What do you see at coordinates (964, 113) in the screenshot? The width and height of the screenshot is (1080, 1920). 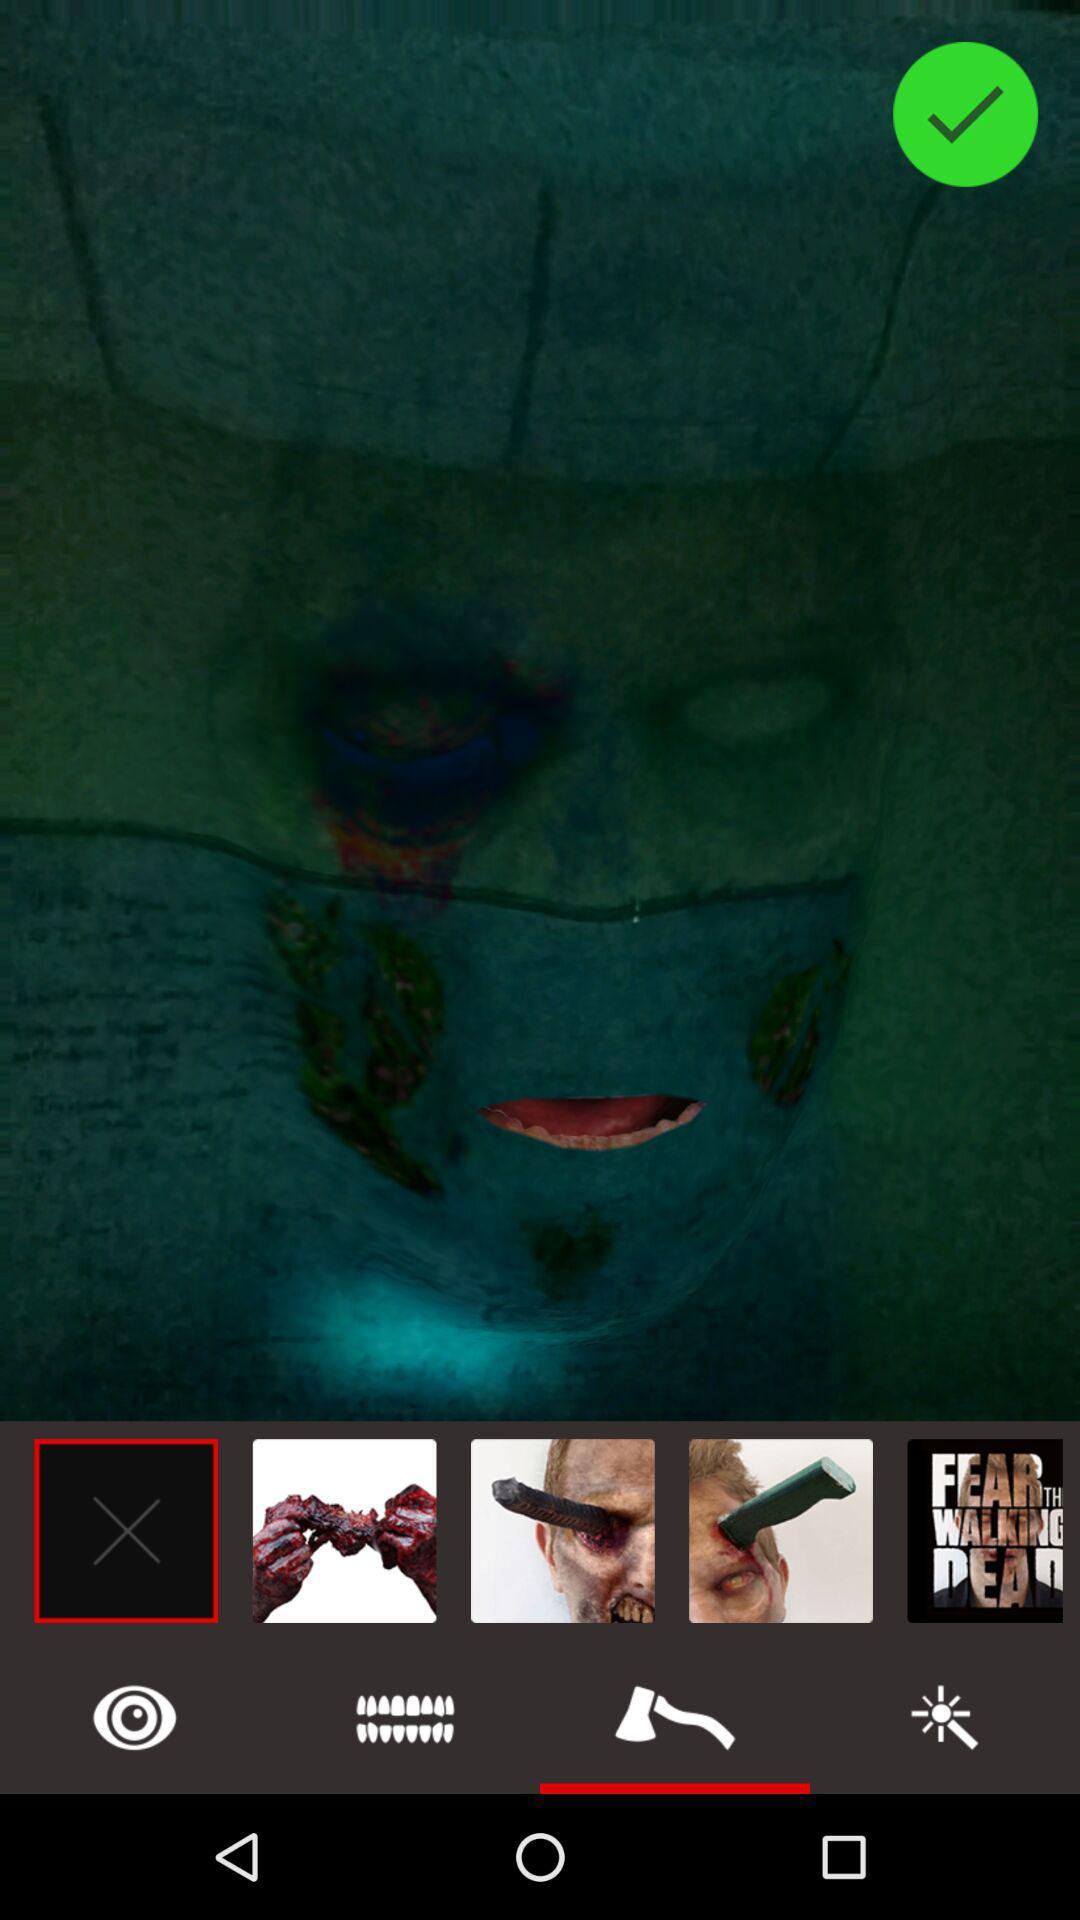 I see `the check icon` at bounding box center [964, 113].